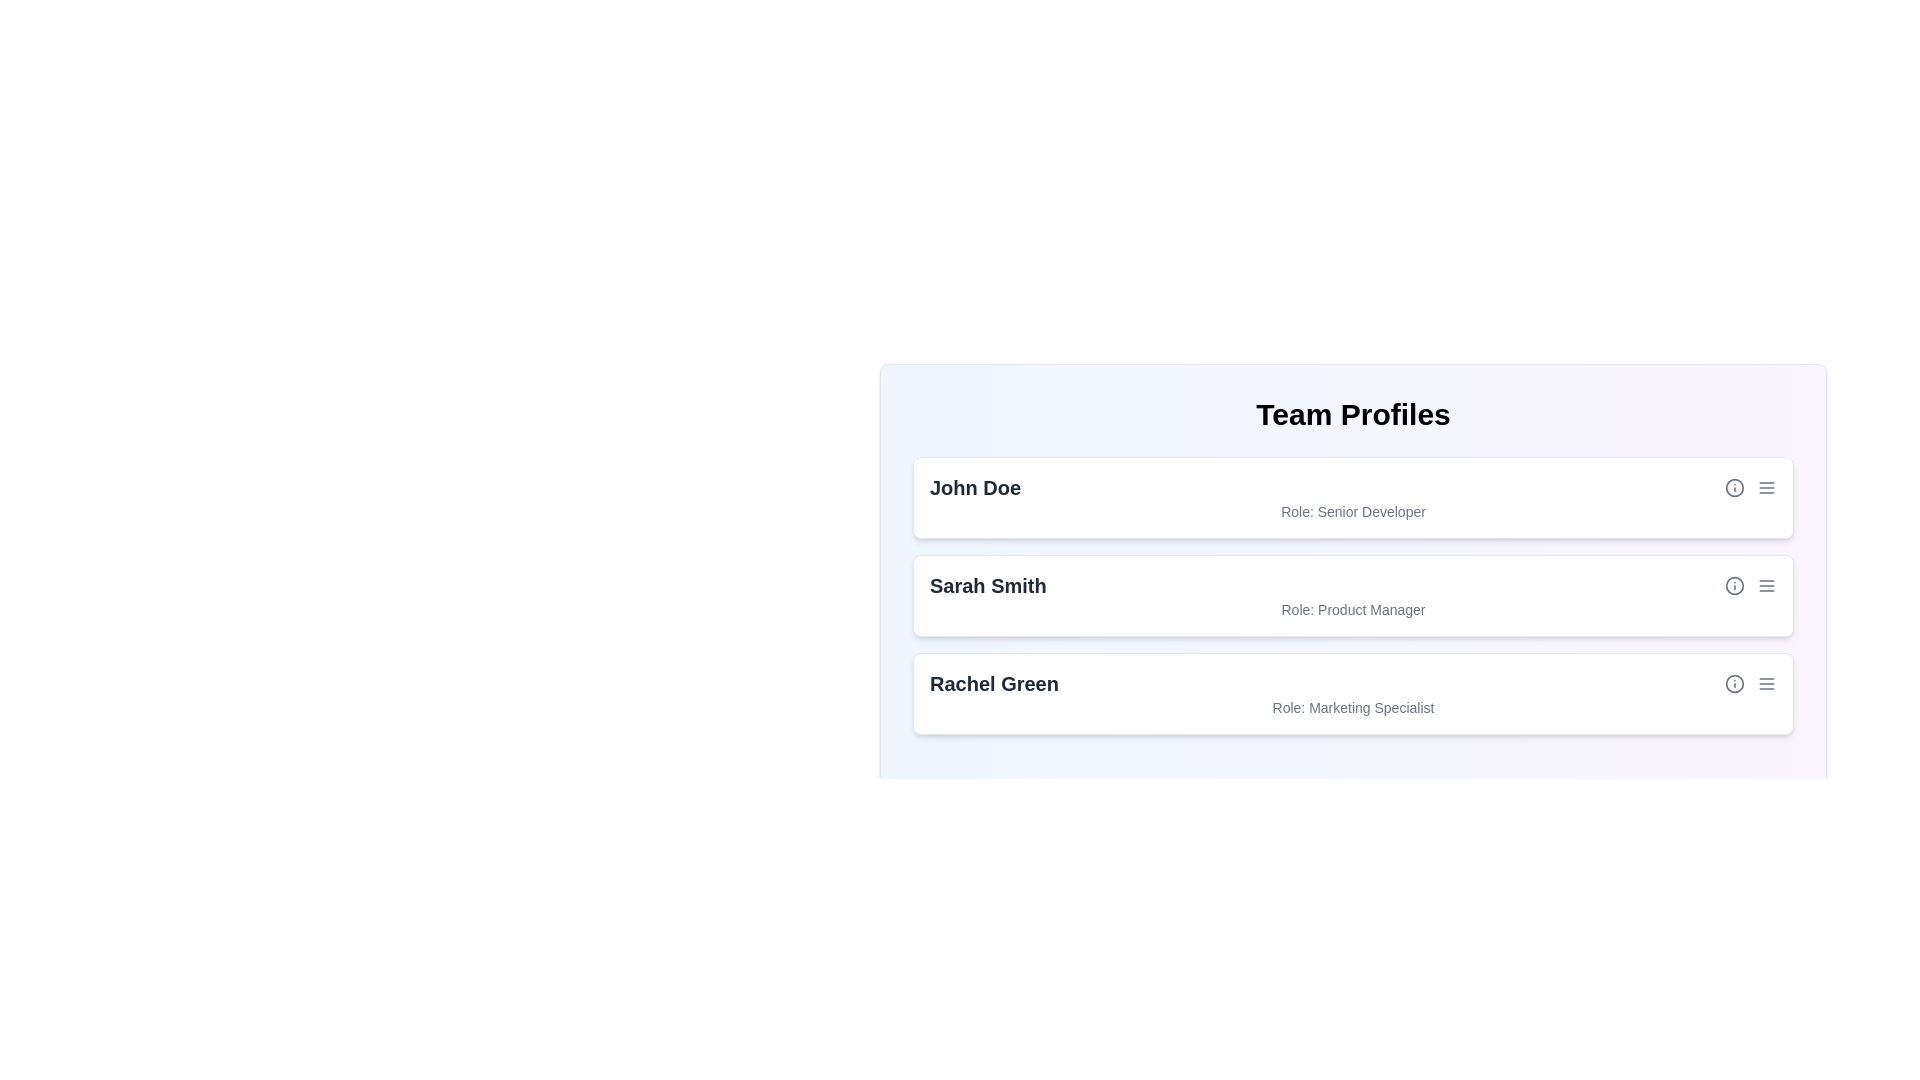 This screenshot has height=1080, width=1920. Describe the element at coordinates (1733, 585) in the screenshot. I see `the circular information button with a gray border and white background located in the top-right corner of the second row of the 'Team Profiles' list next to 'Sarah Smith'` at that location.